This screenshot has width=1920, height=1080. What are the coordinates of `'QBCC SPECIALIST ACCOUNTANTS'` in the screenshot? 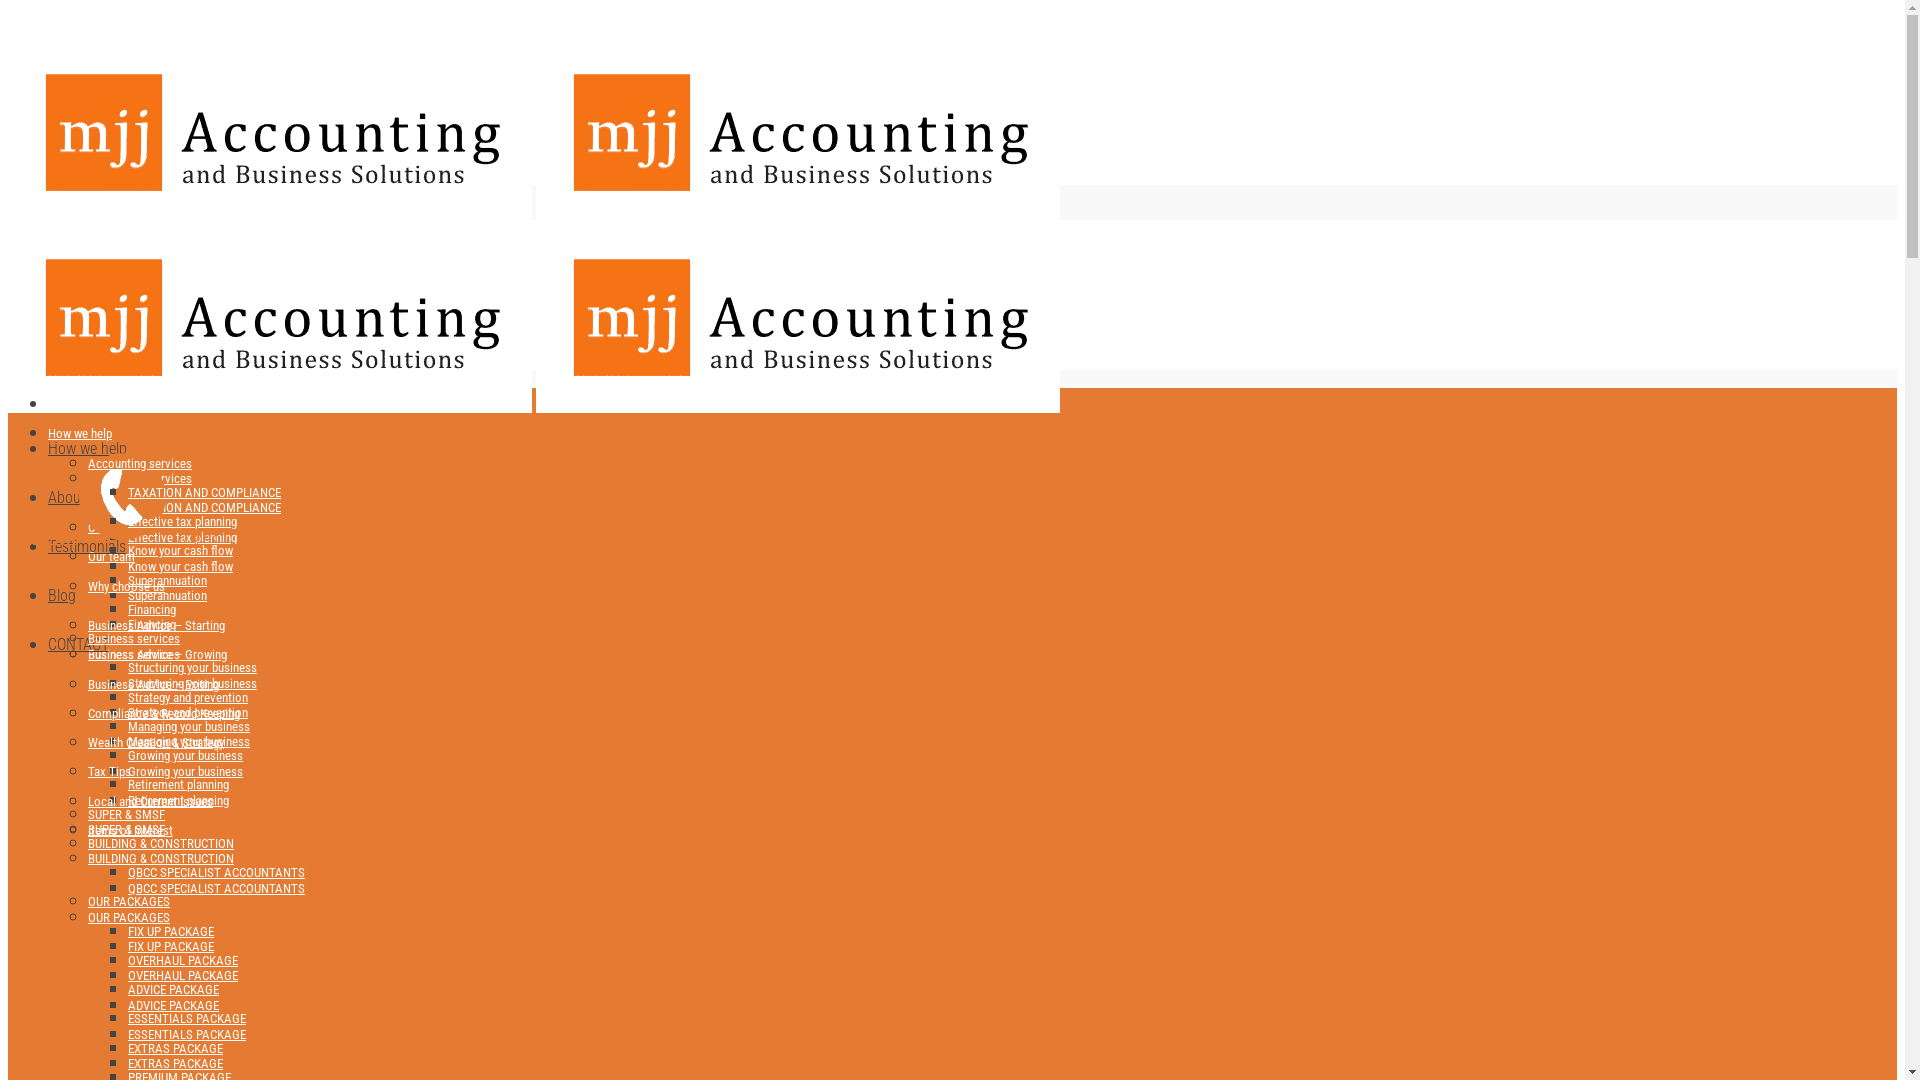 It's located at (127, 871).